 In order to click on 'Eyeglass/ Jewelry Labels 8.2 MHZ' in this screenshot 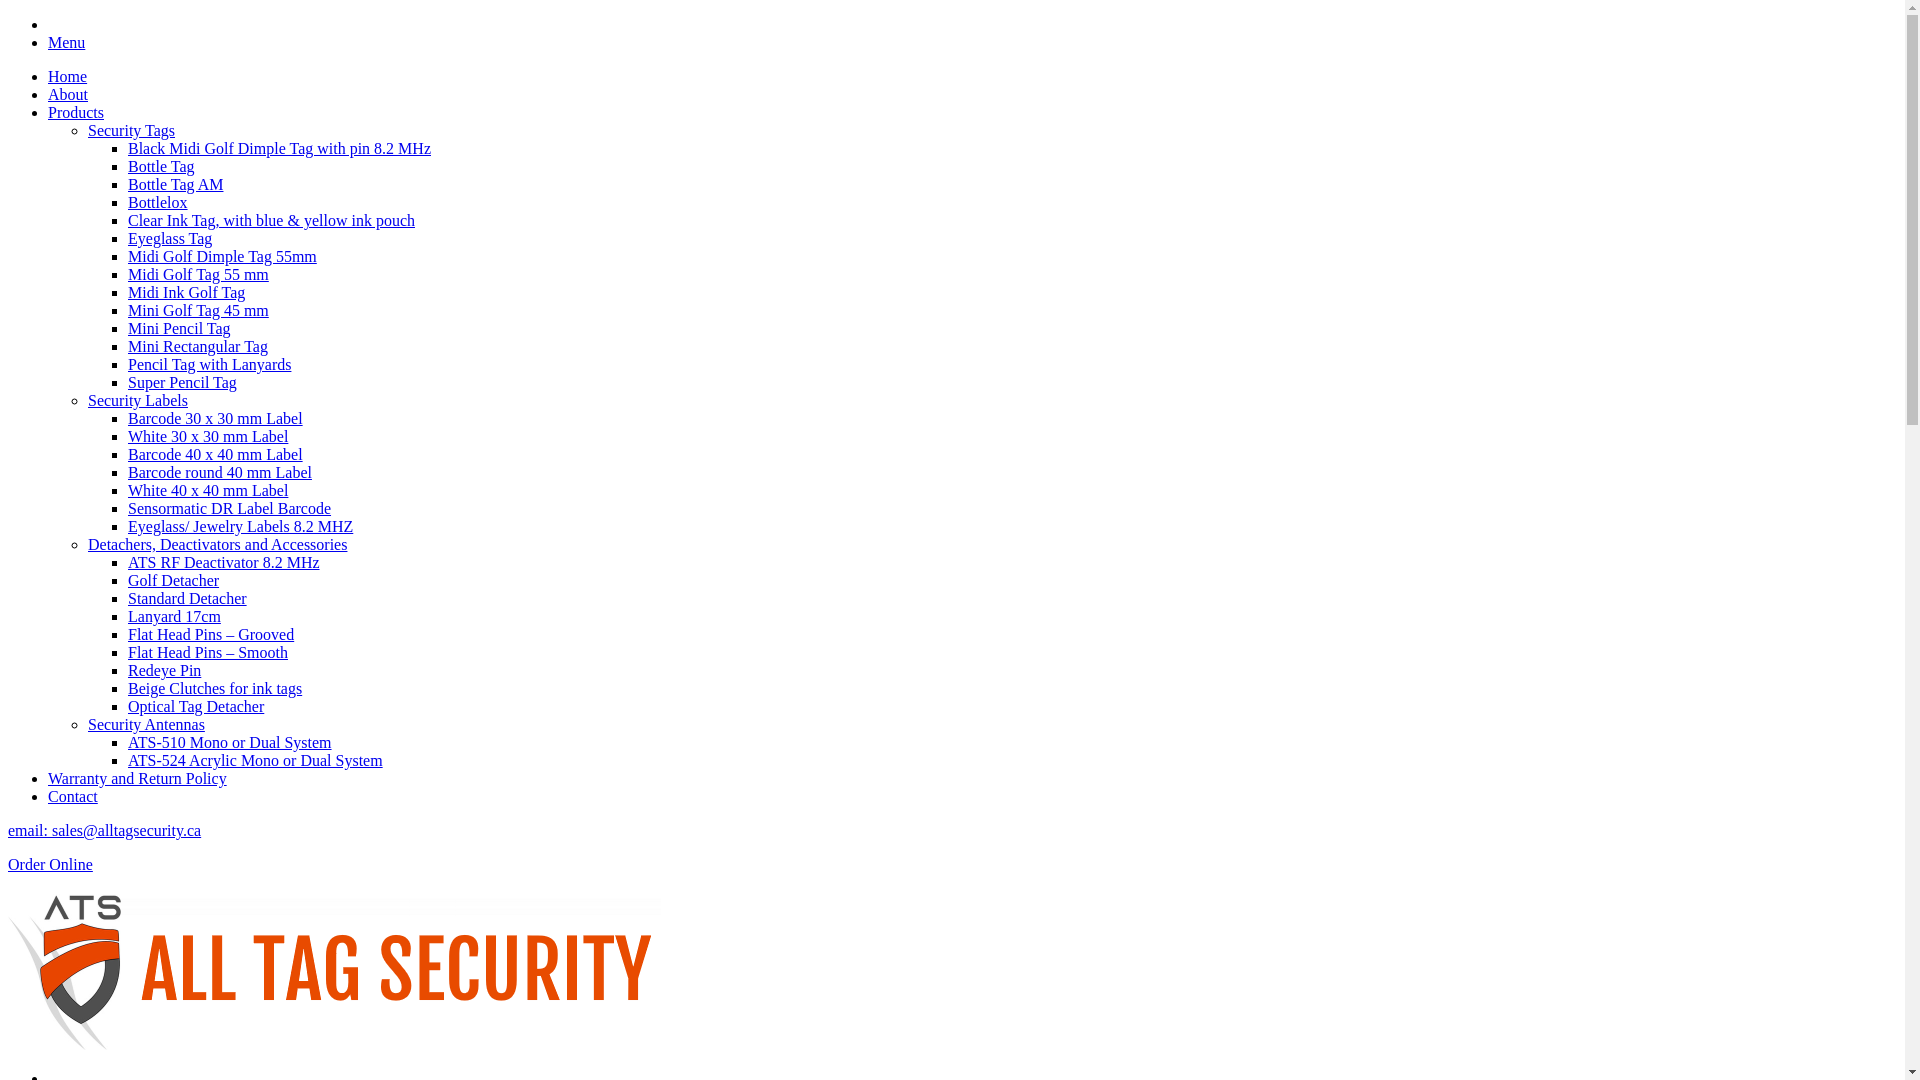, I will do `click(240, 525)`.